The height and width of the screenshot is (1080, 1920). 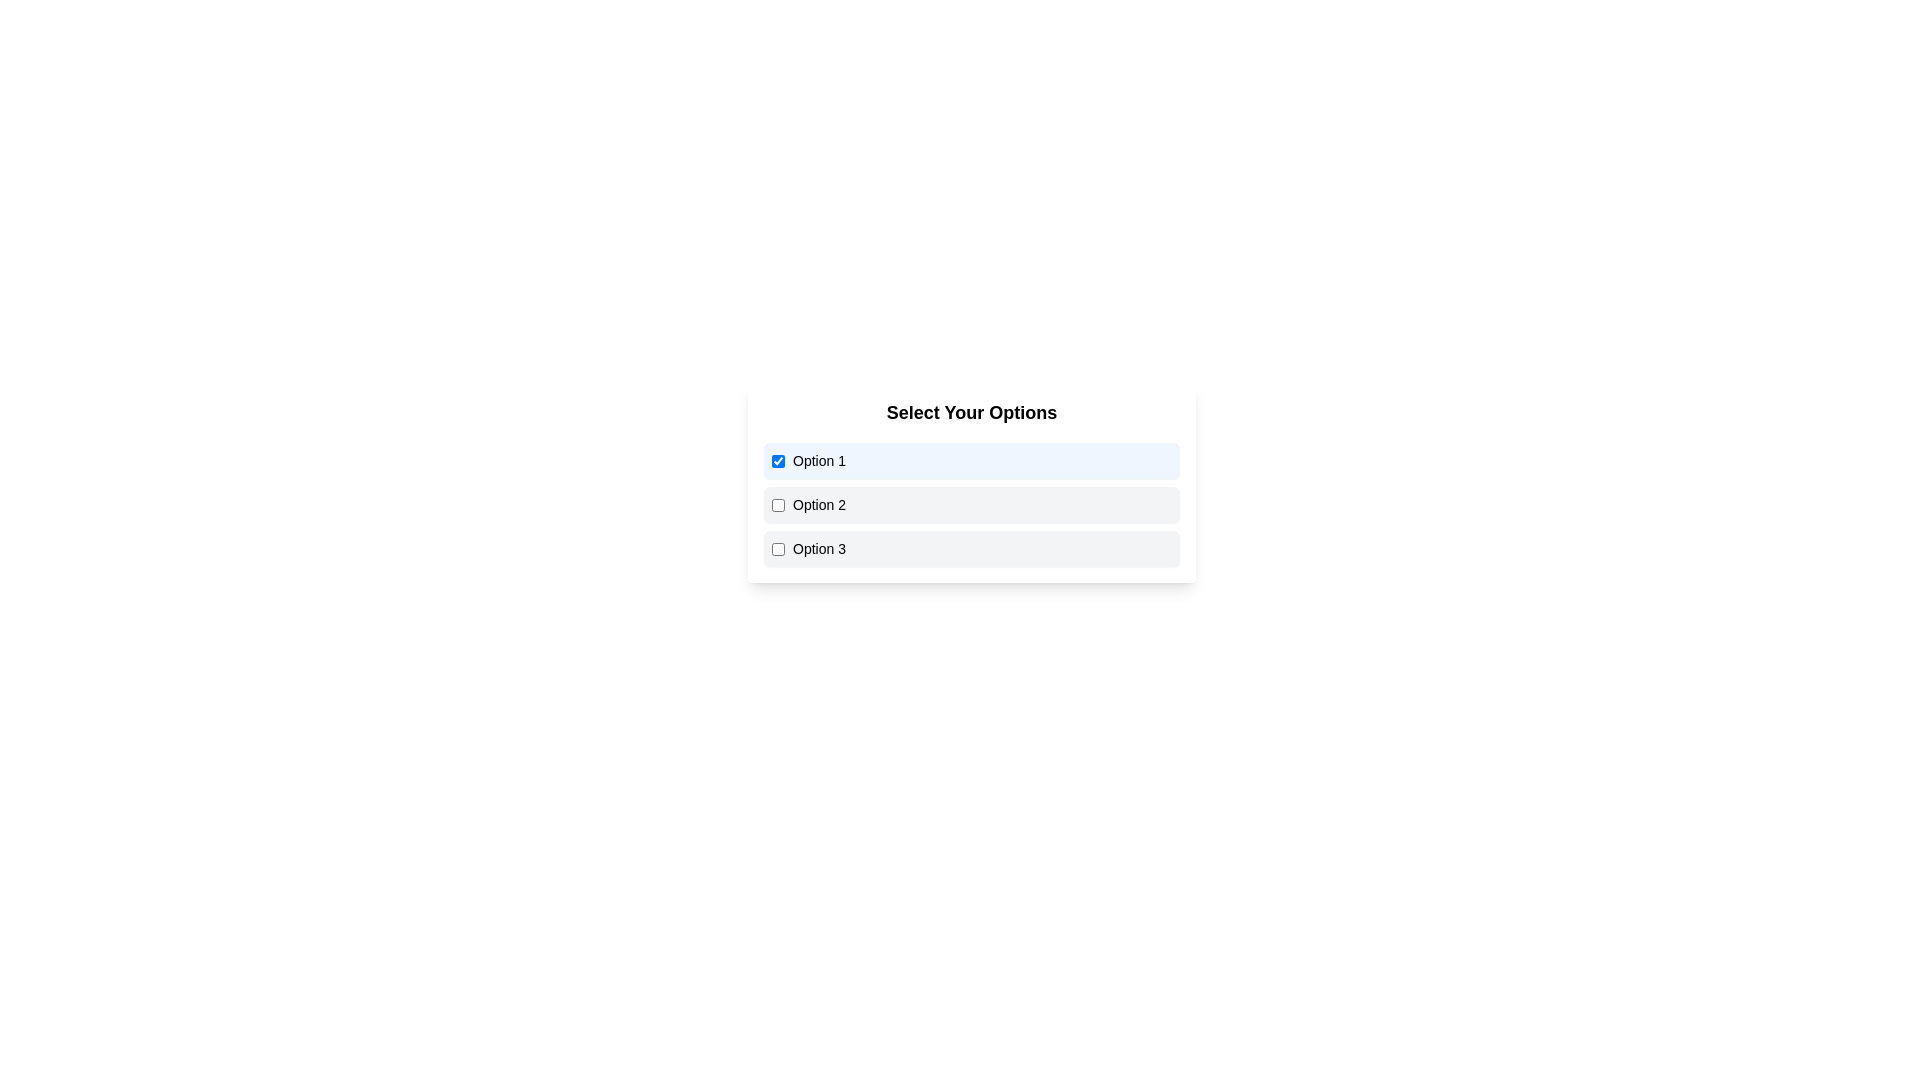 What do you see at coordinates (971, 411) in the screenshot?
I see `the prominently styled text label 'Select Your Options' which is positioned as a header above a set of options` at bounding box center [971, 411].